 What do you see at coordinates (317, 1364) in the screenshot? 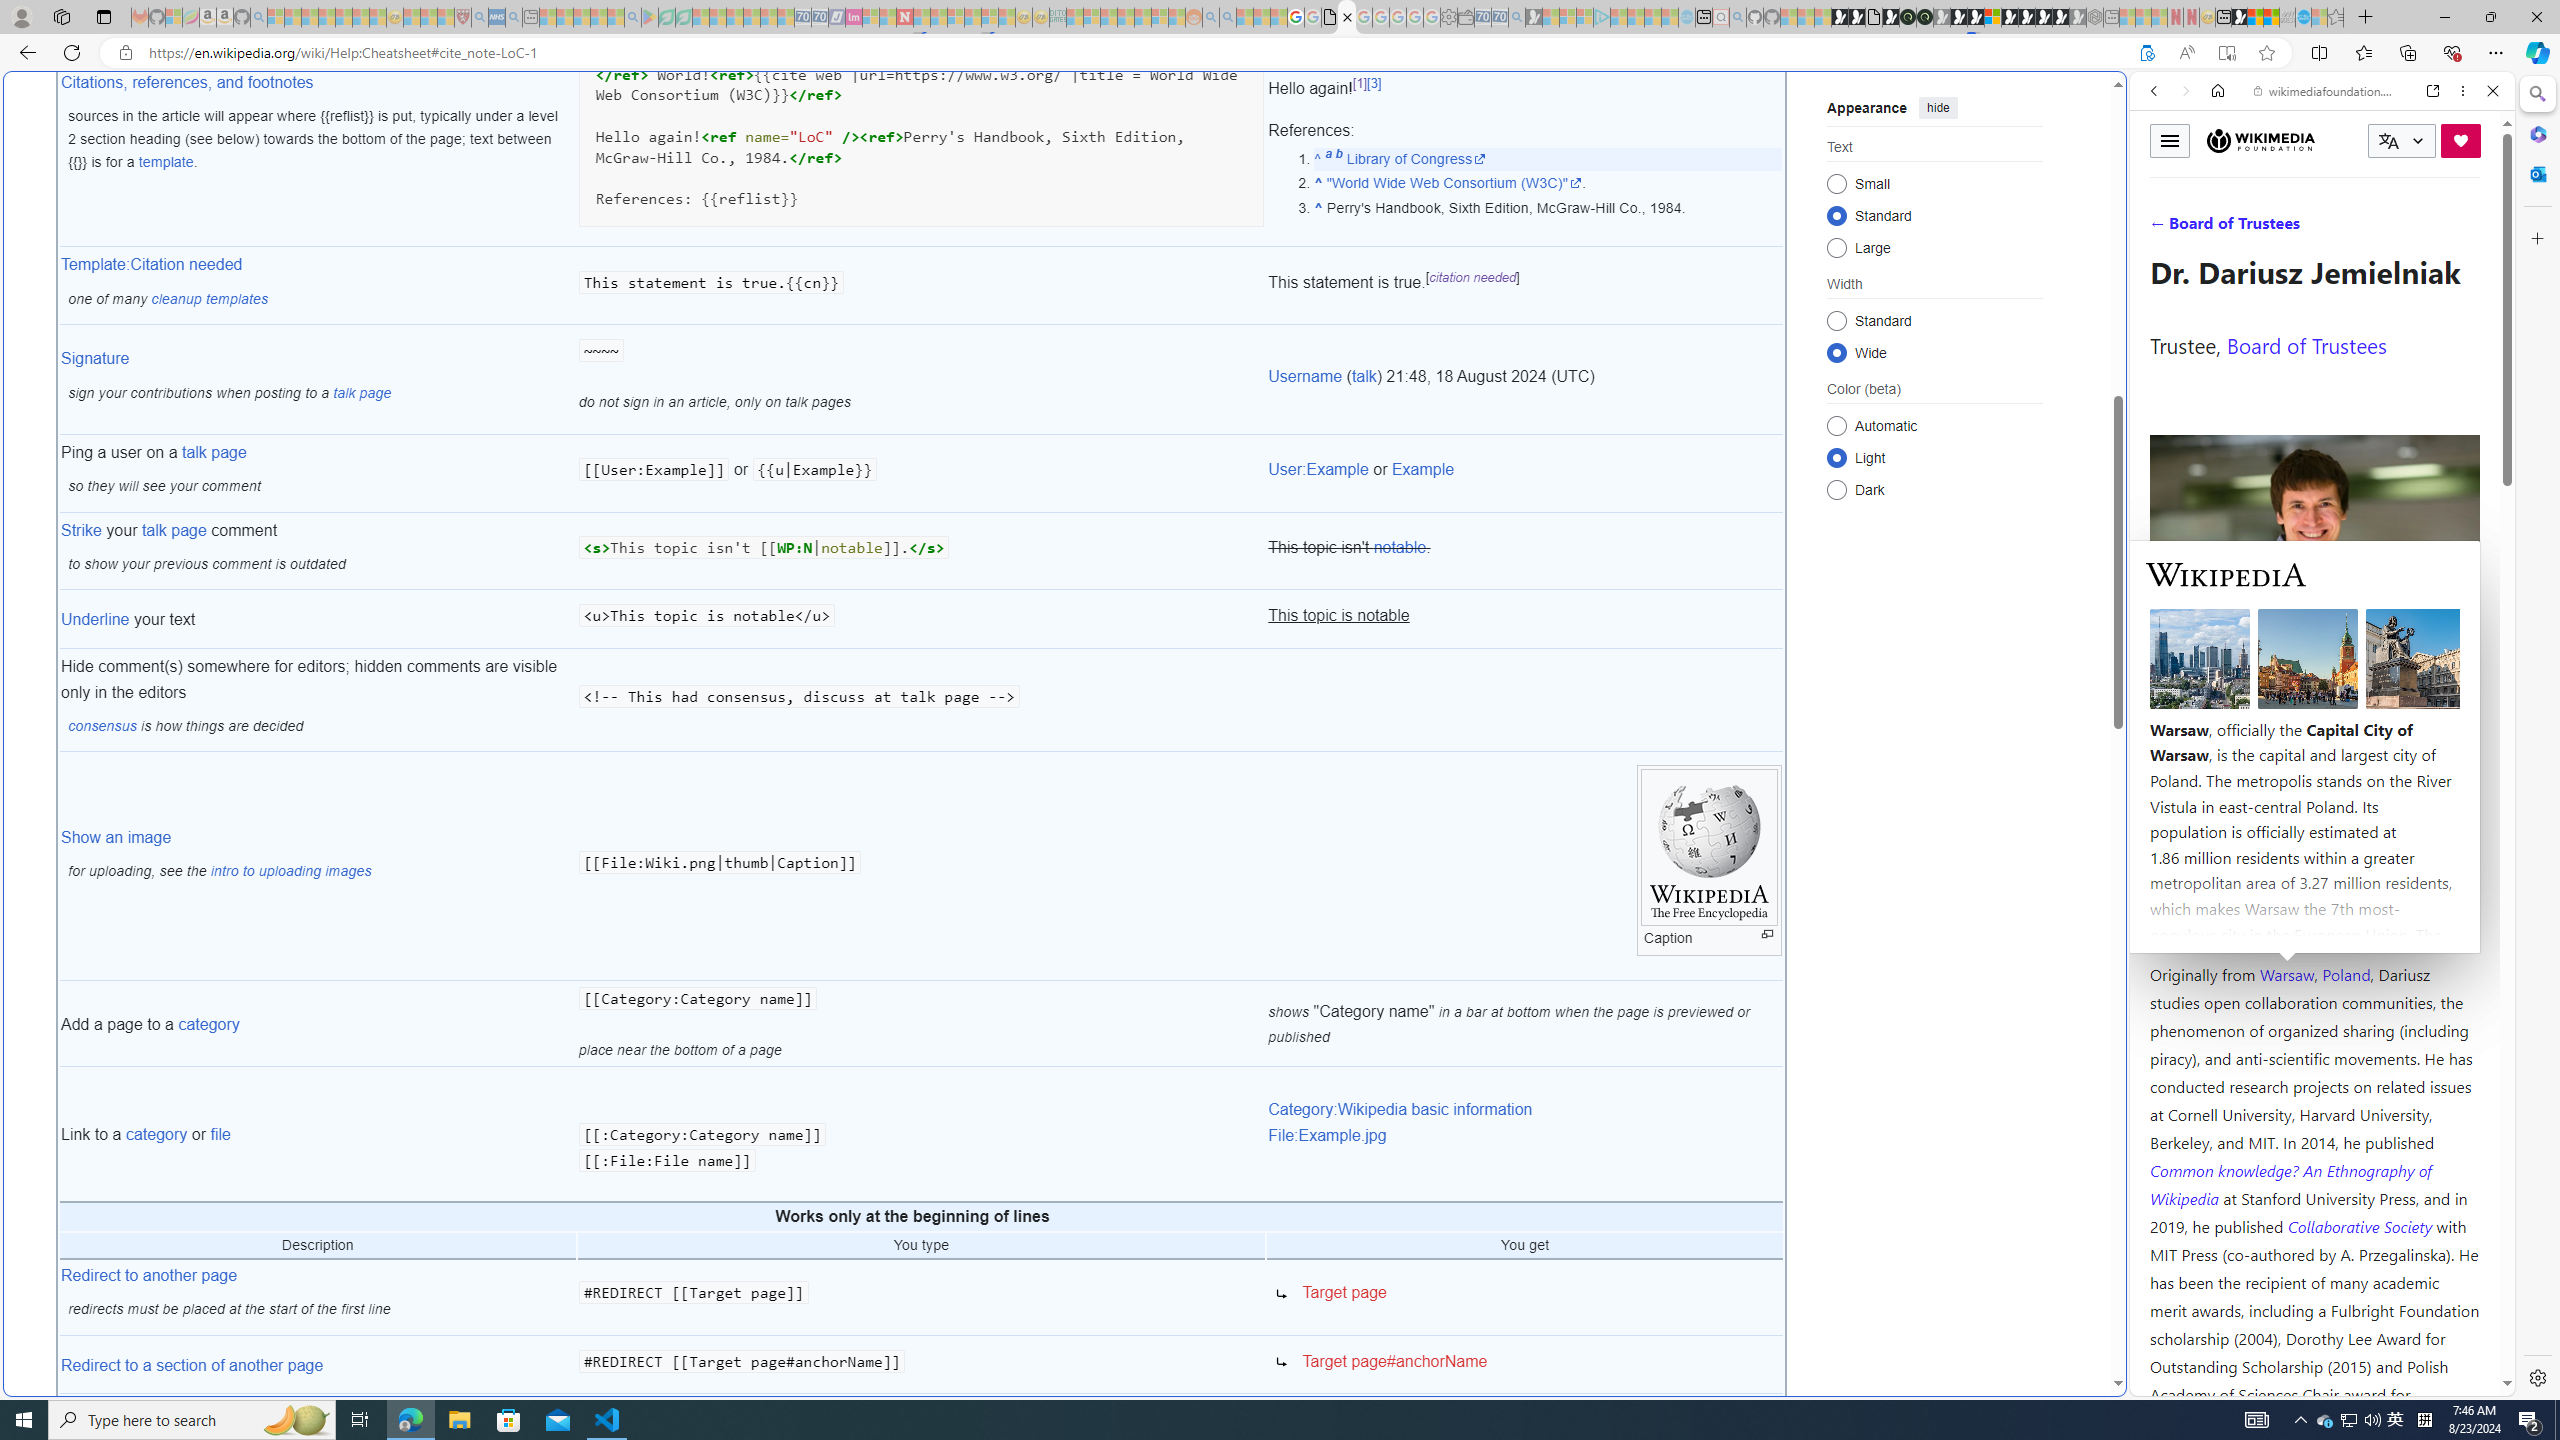
I see `'Redirect to a section of another page'` at bounding box center [317, 1364].